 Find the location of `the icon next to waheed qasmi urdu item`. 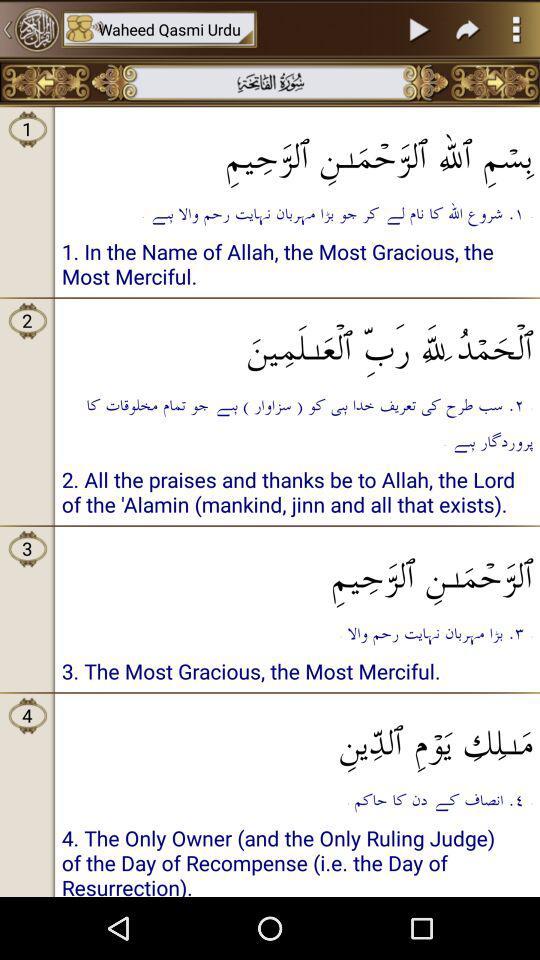

the icon next to waheed qasmi urdu item is located at coordinates (29, 28).